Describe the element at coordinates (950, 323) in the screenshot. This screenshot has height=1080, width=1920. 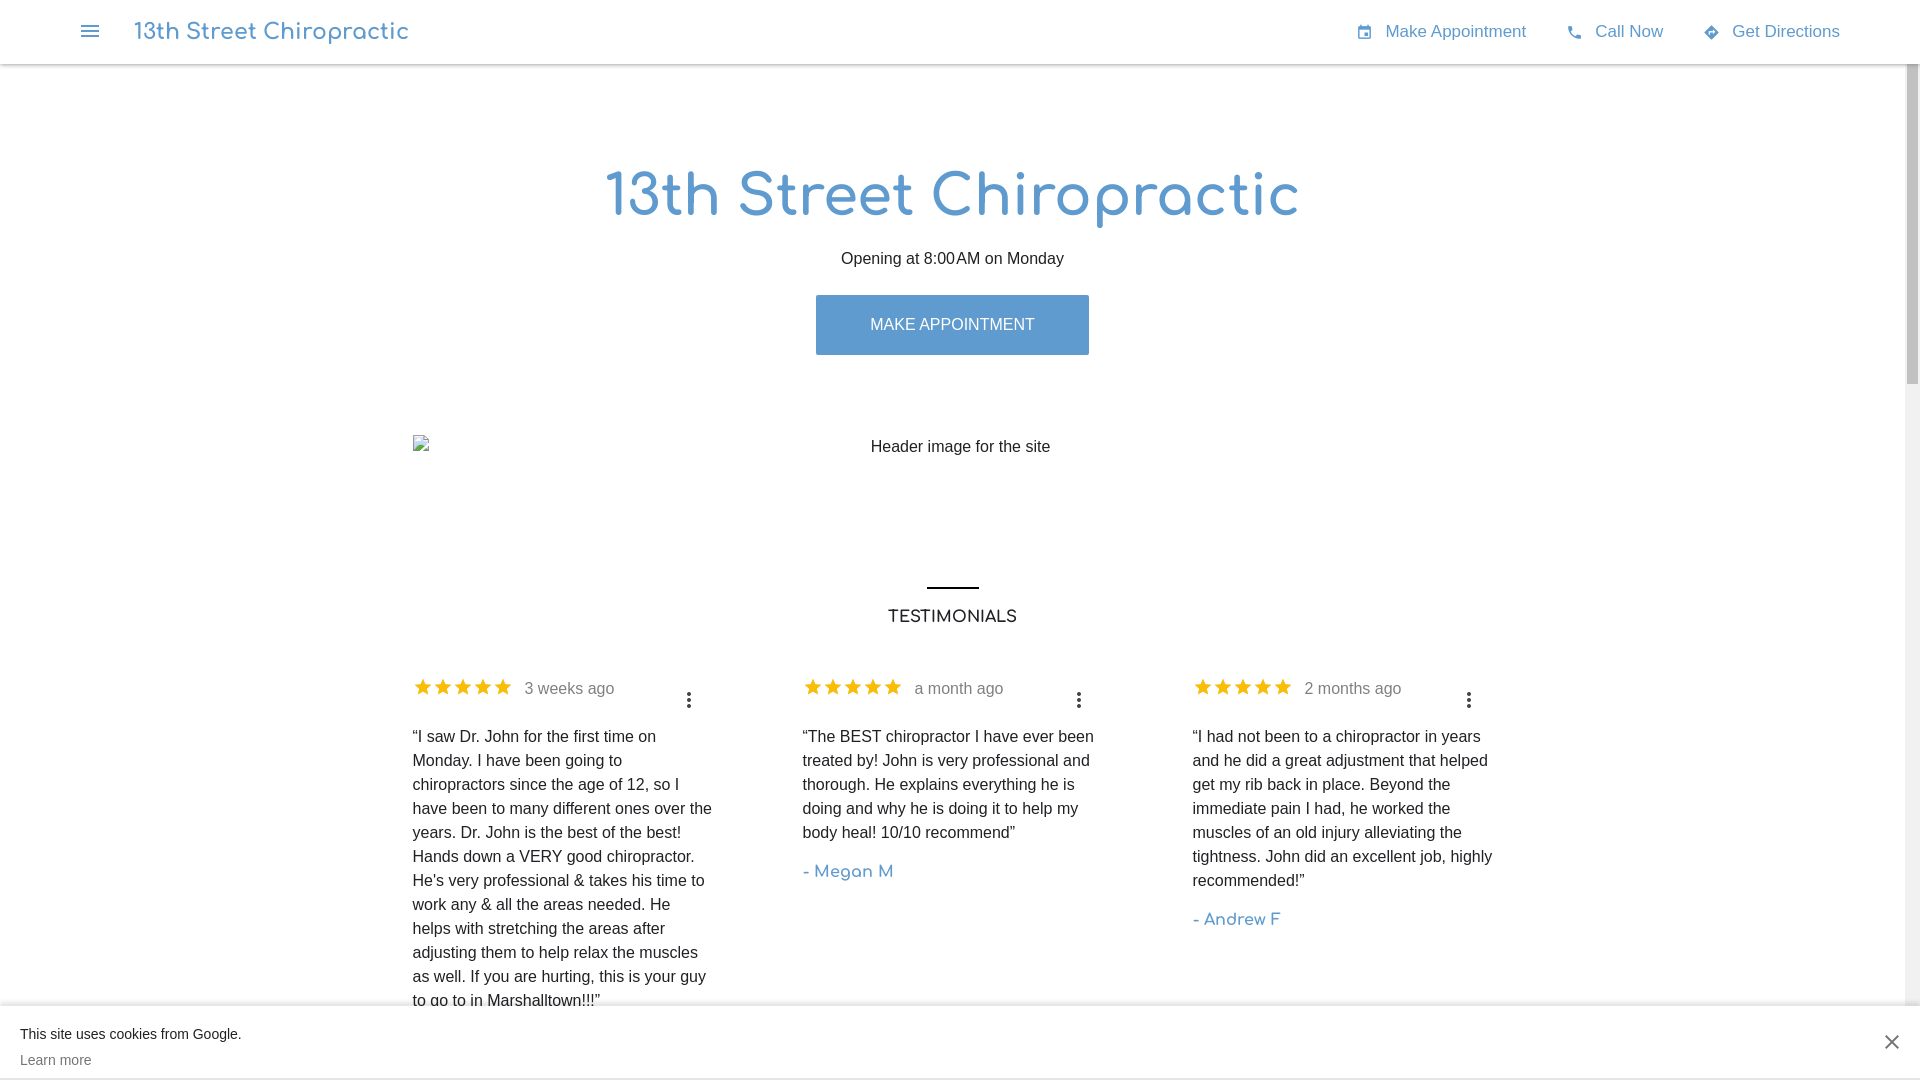
I see `'MAKE APPOINTMENT'` at that location.